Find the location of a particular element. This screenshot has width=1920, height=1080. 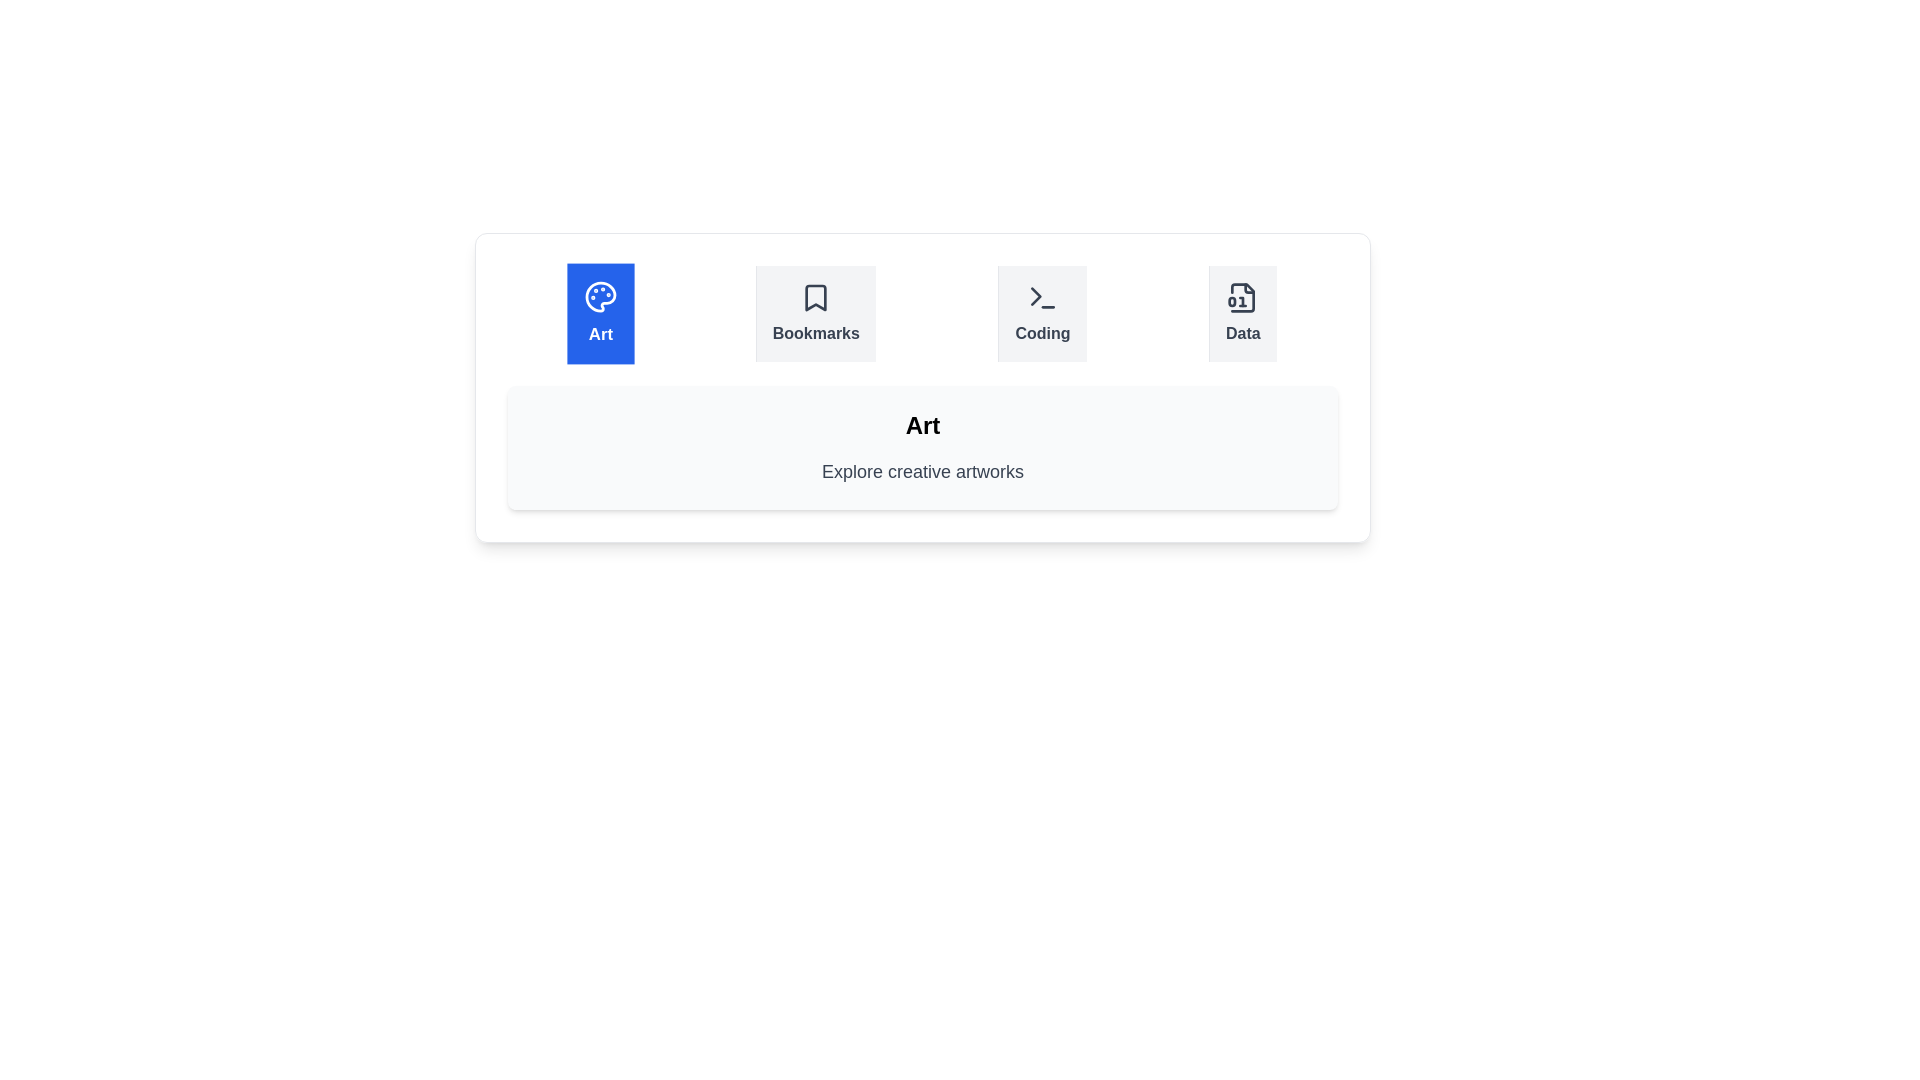

the tab labeled Coding is located at coordinates (1040, 313).